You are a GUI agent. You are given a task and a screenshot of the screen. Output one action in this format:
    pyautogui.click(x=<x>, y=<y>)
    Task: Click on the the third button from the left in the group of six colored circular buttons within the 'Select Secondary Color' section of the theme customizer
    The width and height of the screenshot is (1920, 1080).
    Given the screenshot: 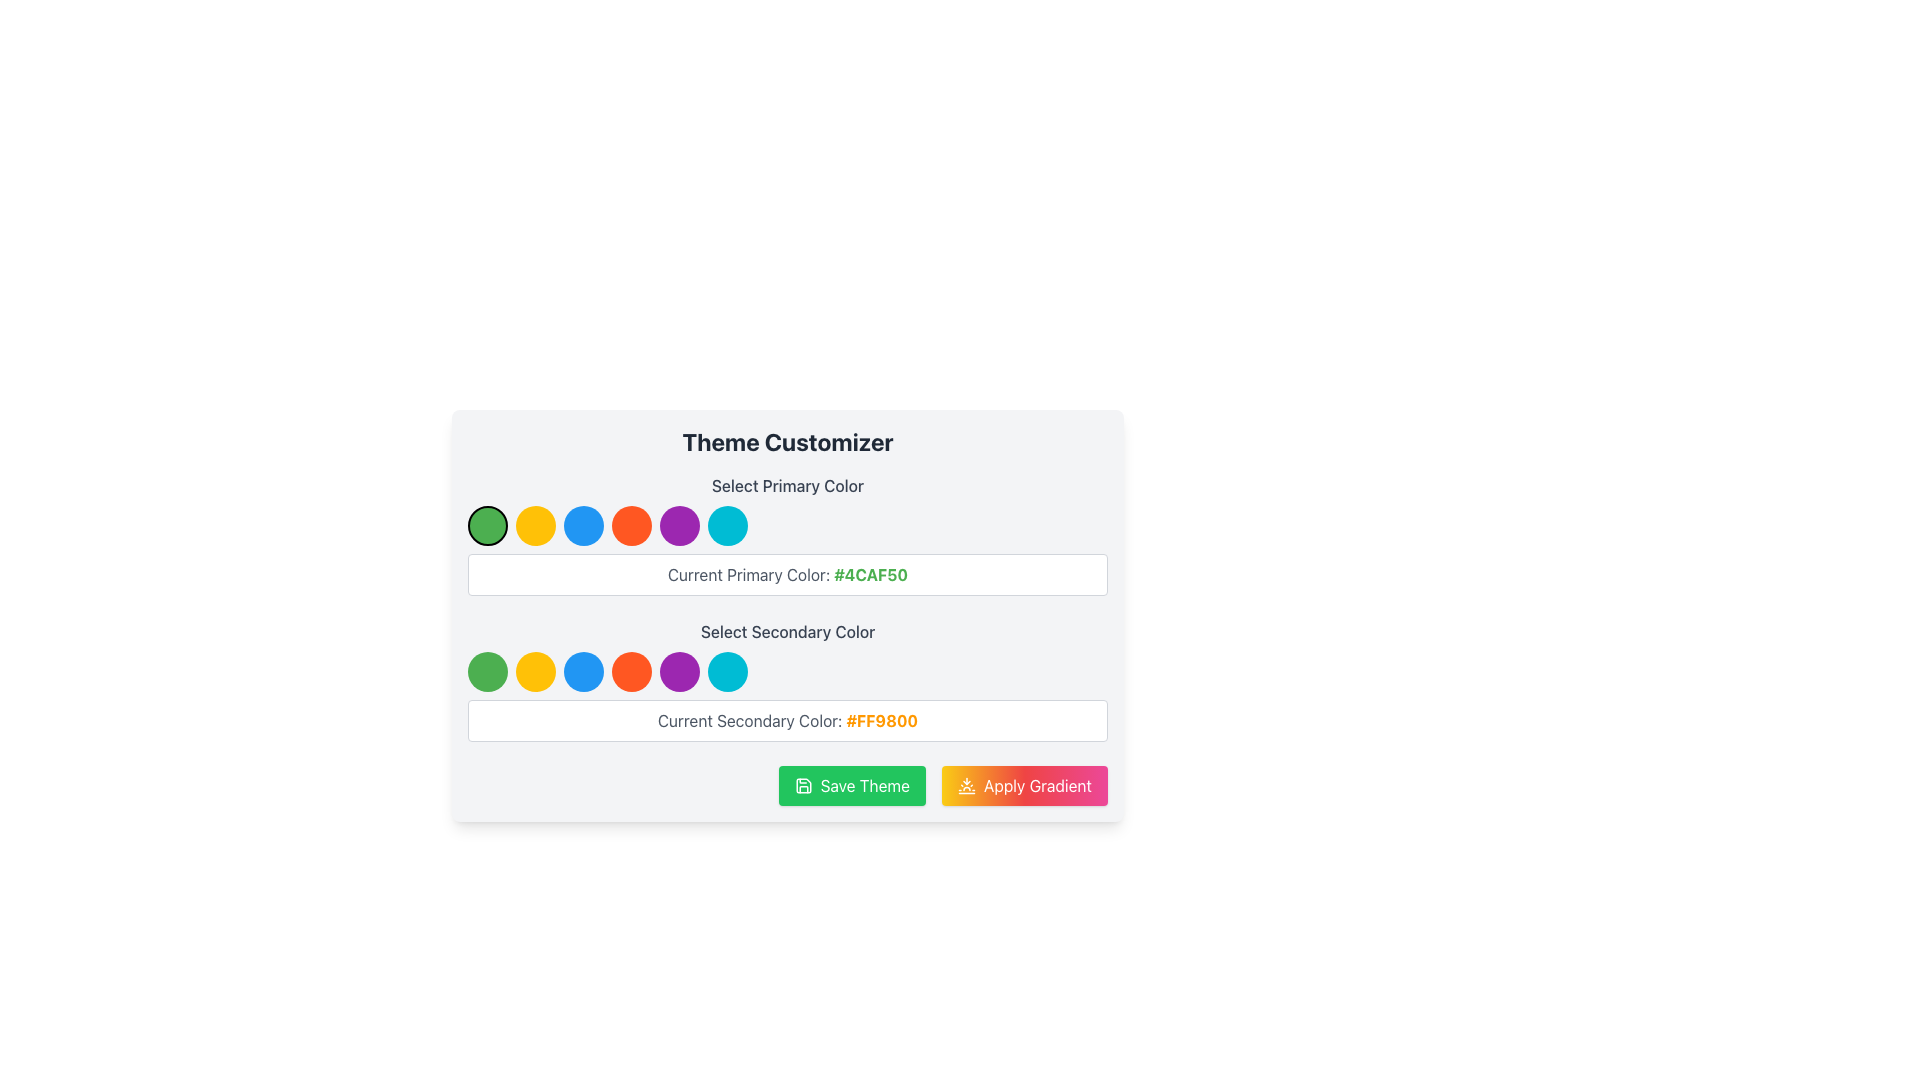 What is the action you would take?
    pyautogui.click(x=583, y=671)
    